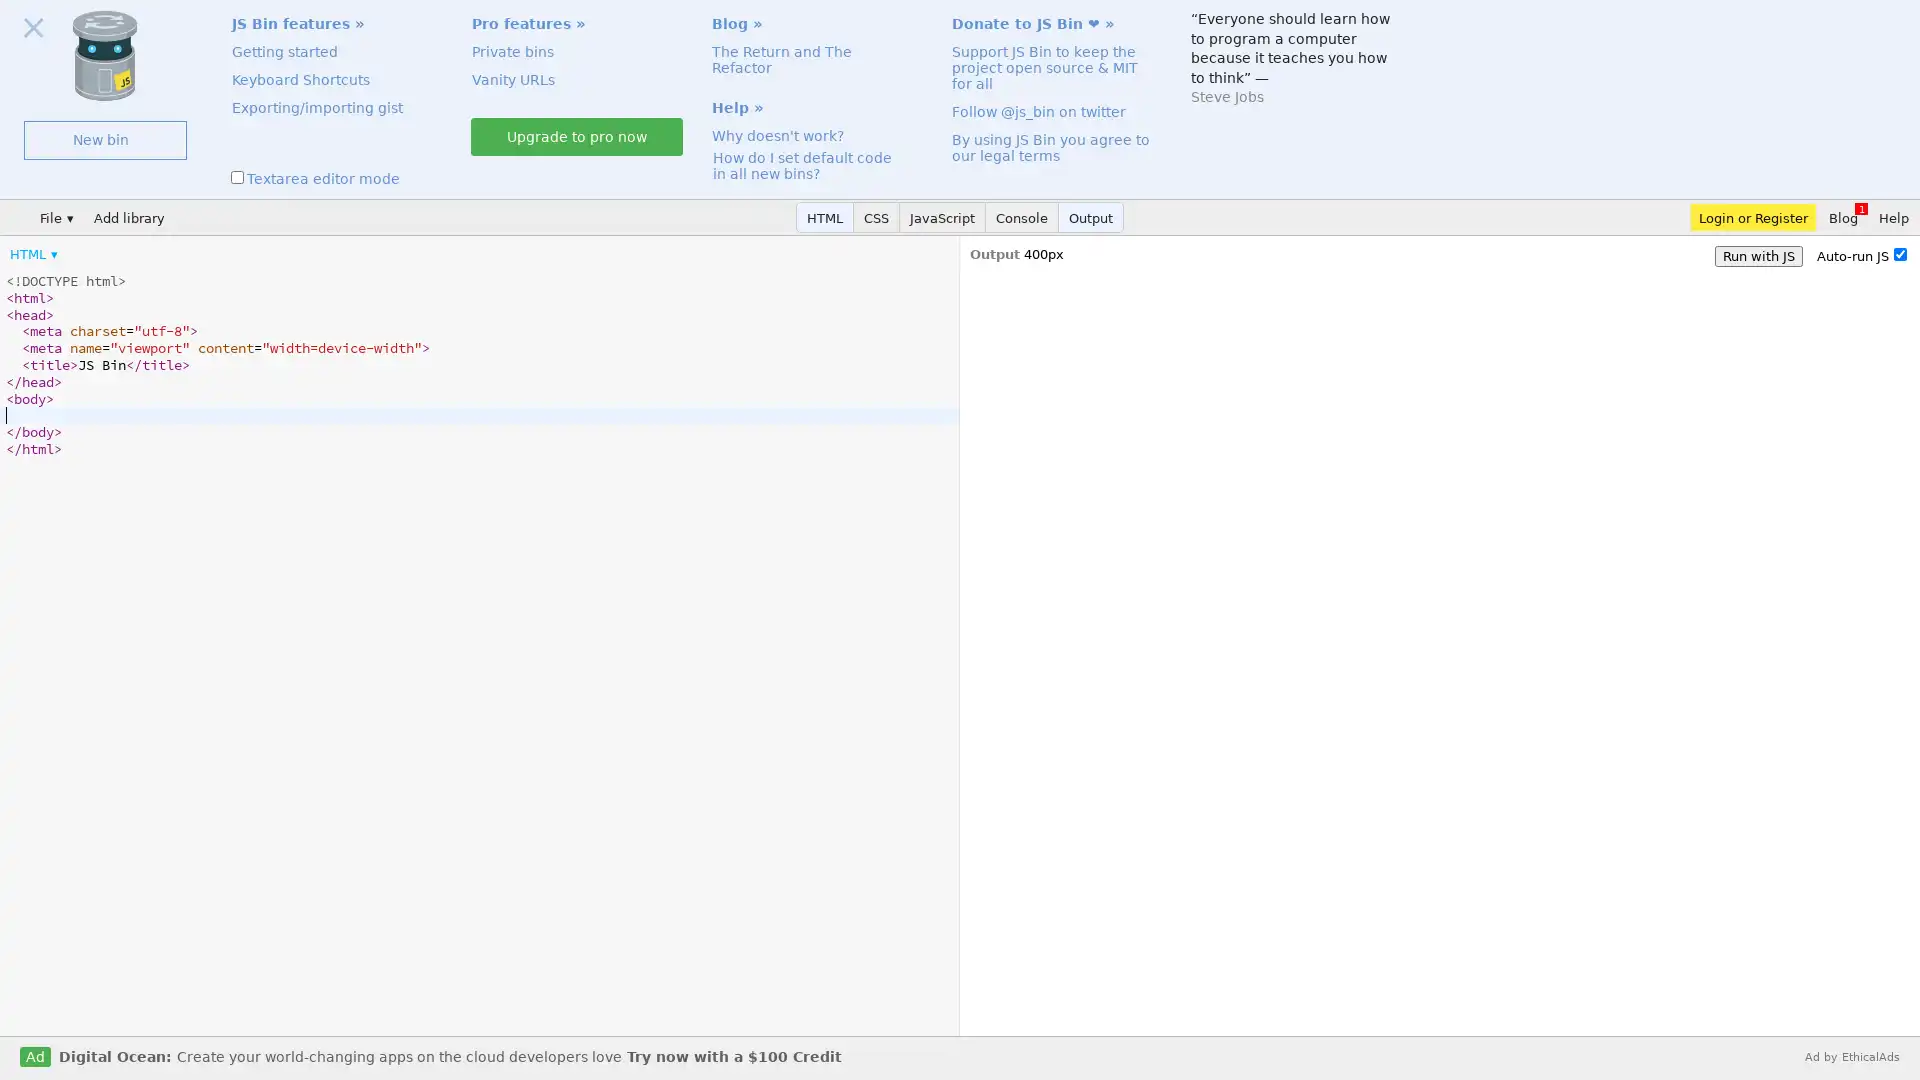  Describe the element at coordinates (877, 217) in the screenshot. I see `CSS Panel: Inactive` at that location.